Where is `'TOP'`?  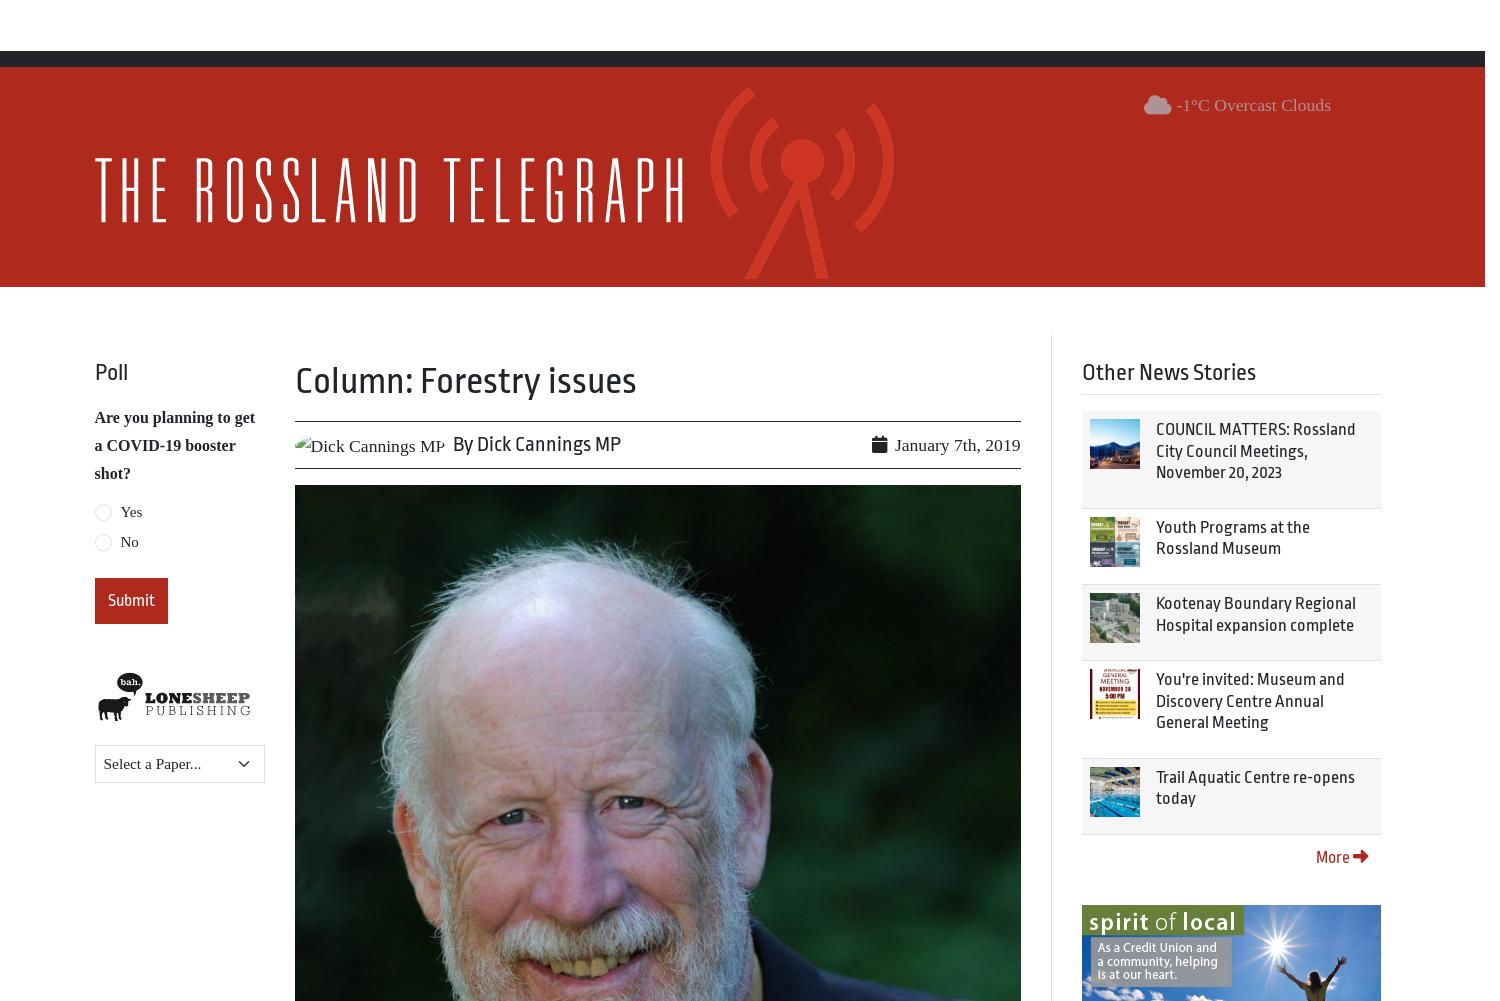
'TOP' is located at coordinates (1443, 953).